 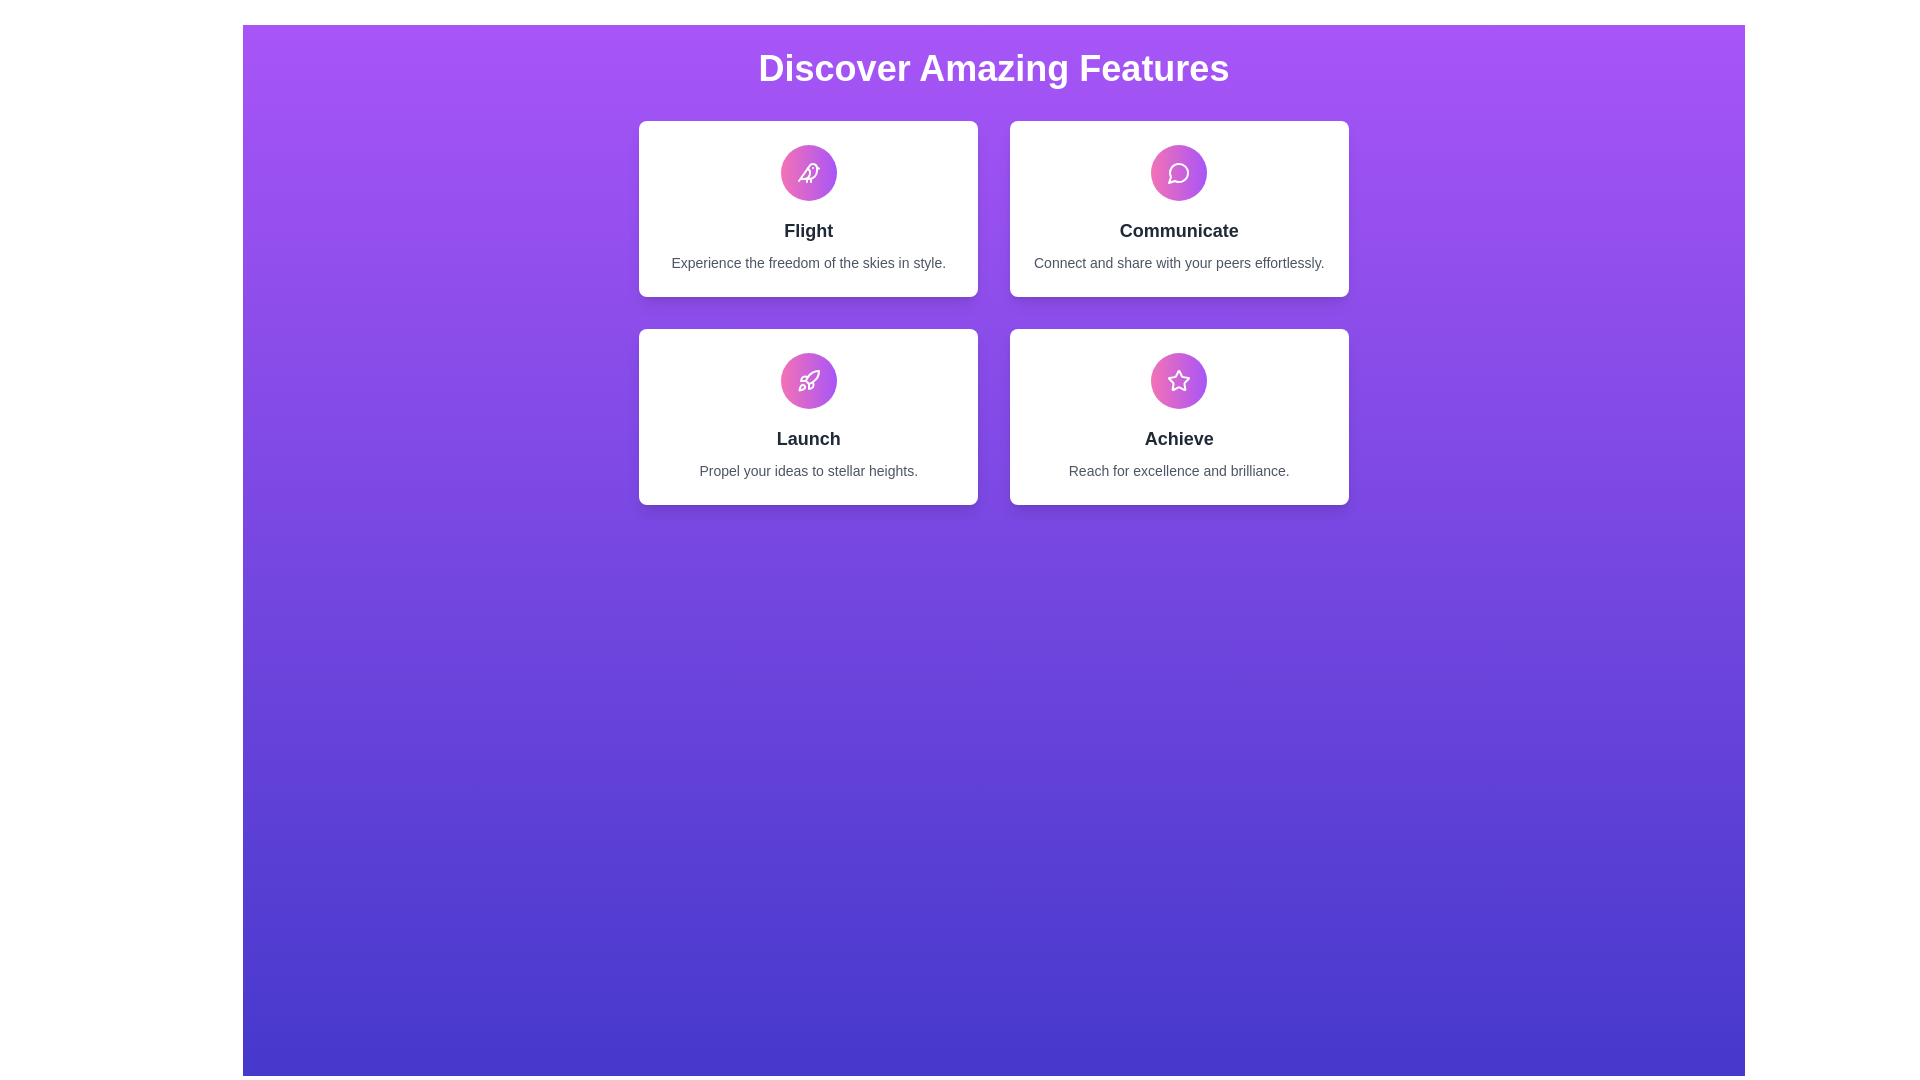 I want to click on the circular graphical icon with a speech bubble, located at the top center of the 'Communicate' feature box, as a visual indicator, so click(x=1178, y=172).